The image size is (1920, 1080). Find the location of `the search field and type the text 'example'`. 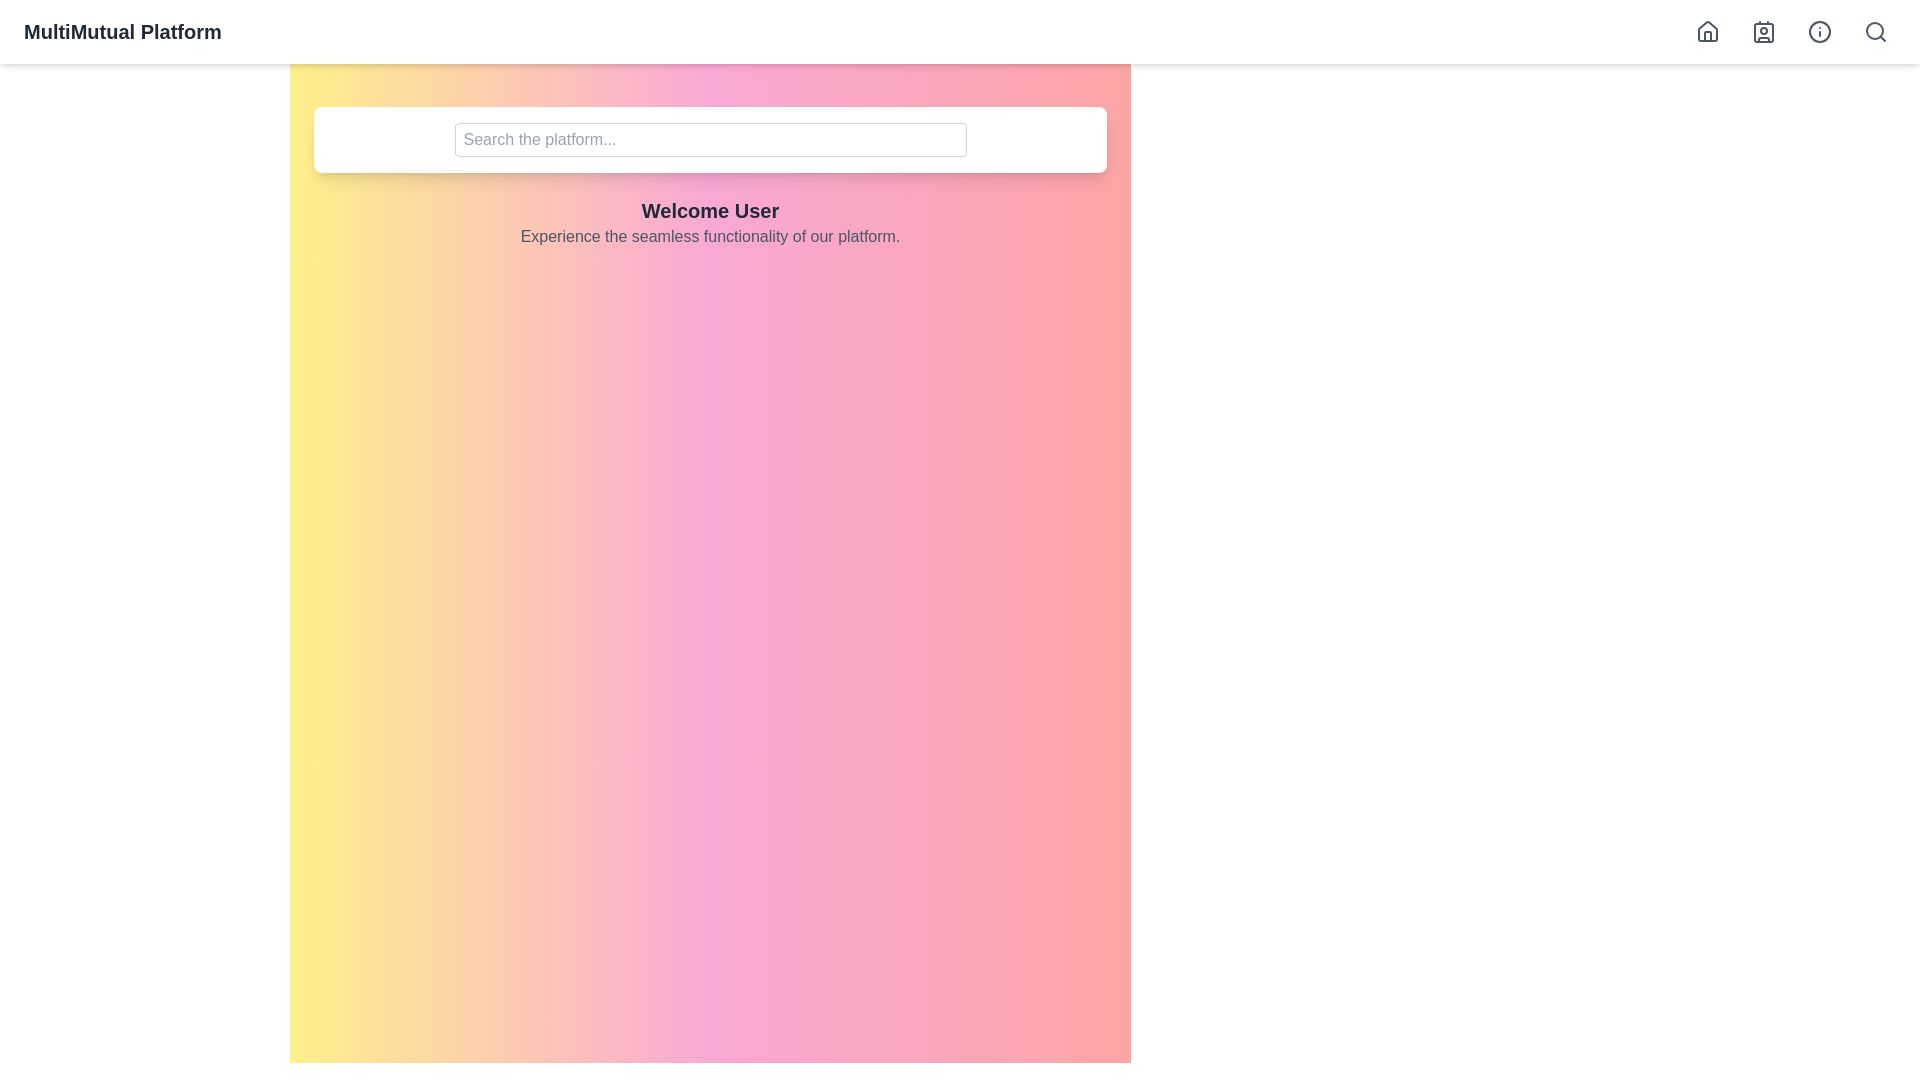

the search field and type the text 'example' is located at coordinates (710, 138).